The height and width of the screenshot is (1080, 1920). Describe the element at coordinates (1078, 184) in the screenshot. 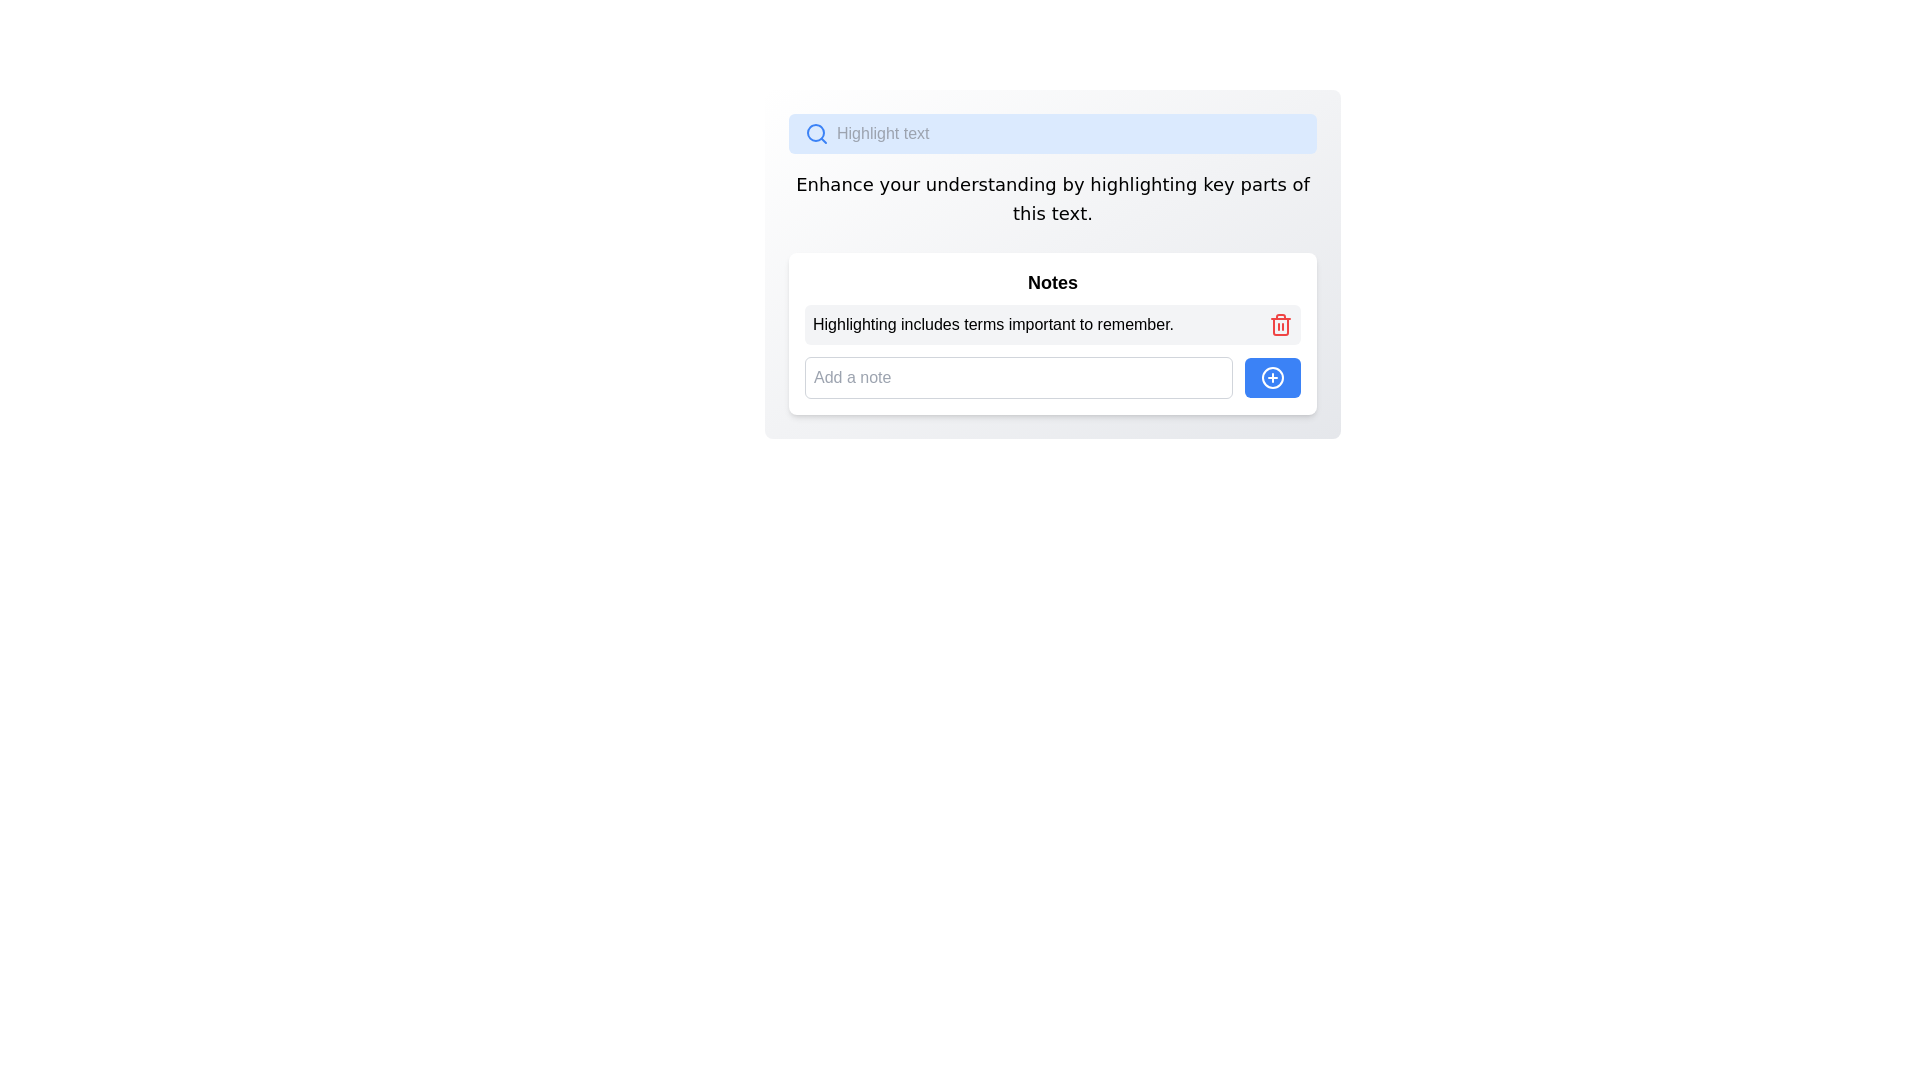

I see `the static text element that is part of the instruction 'Enhance your understanding by highlighting key parts of this text', specifically positioned within the word 'by'` at that location.